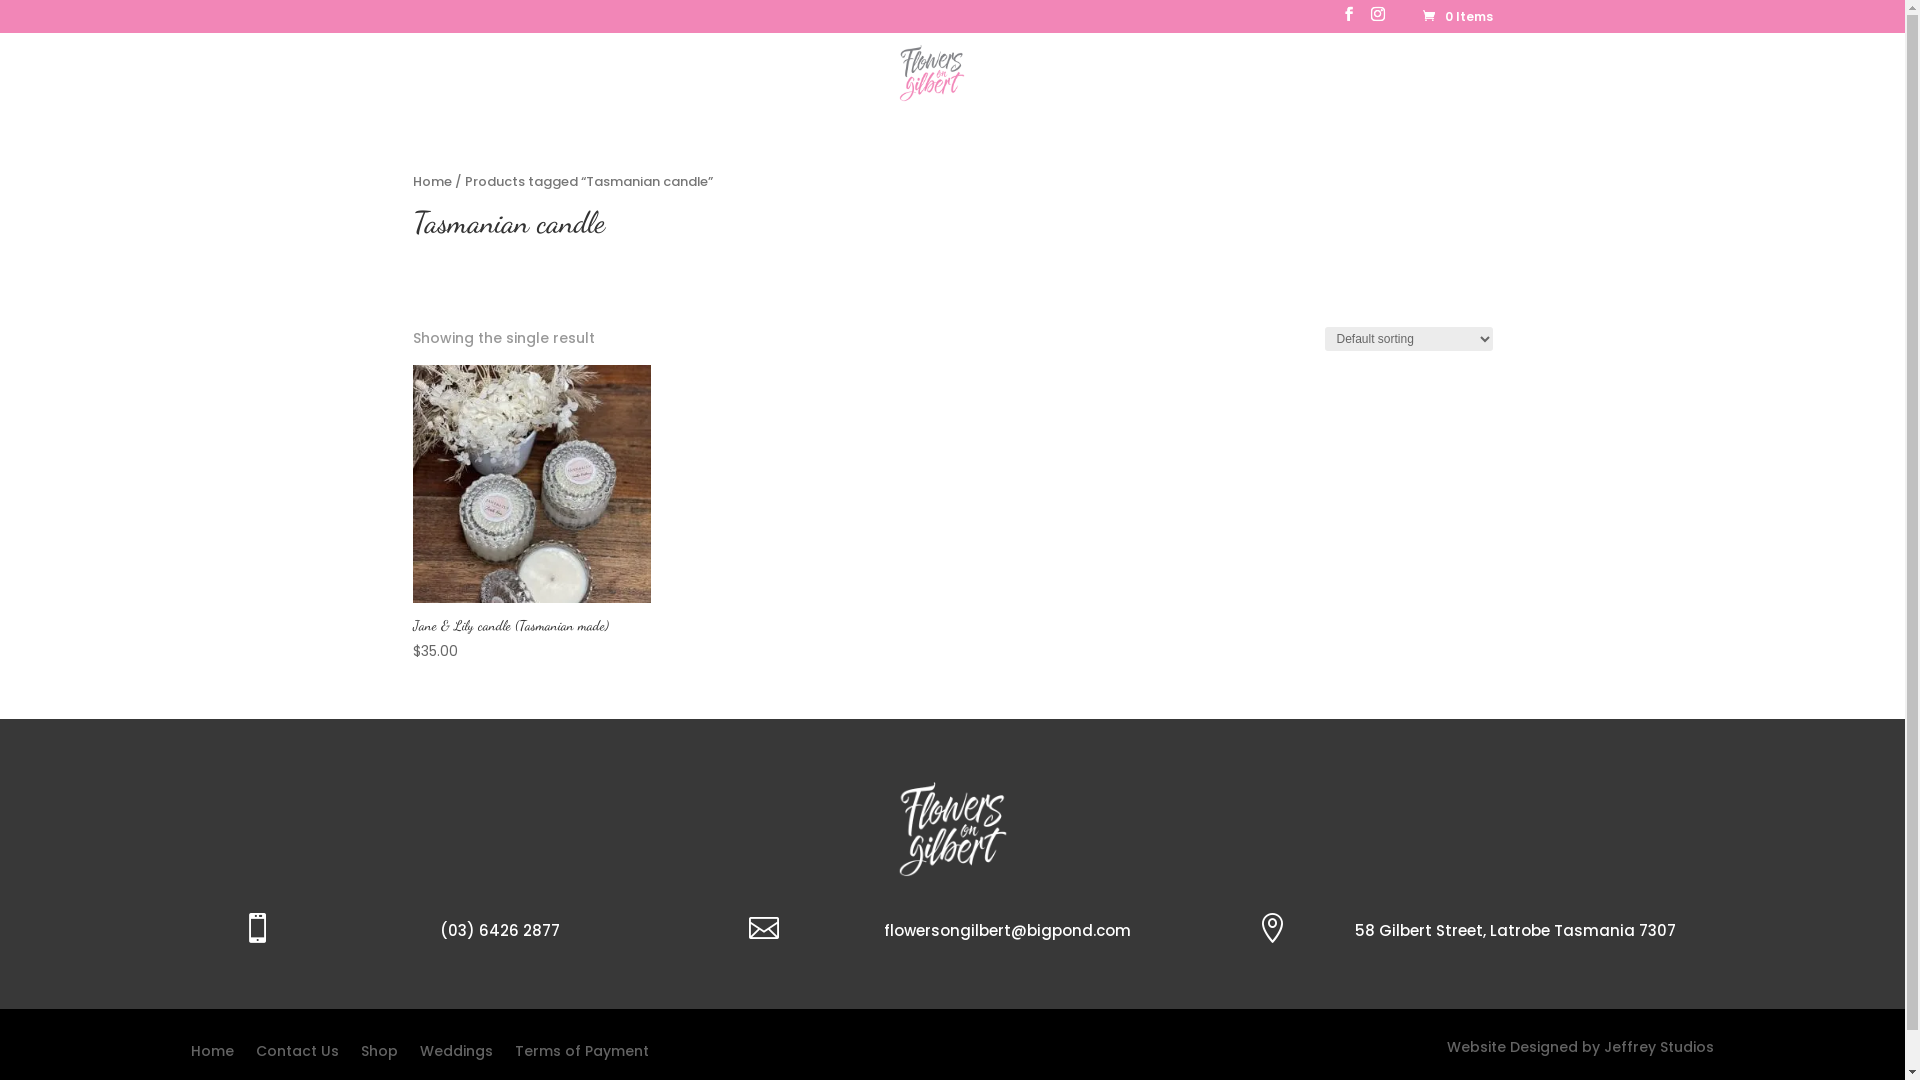 Image resolution: width=1920 pixels, height=1080 pixels. Describe the element at coordinates (211, 1054) in the screenshot. I see `'Home'` at that location.